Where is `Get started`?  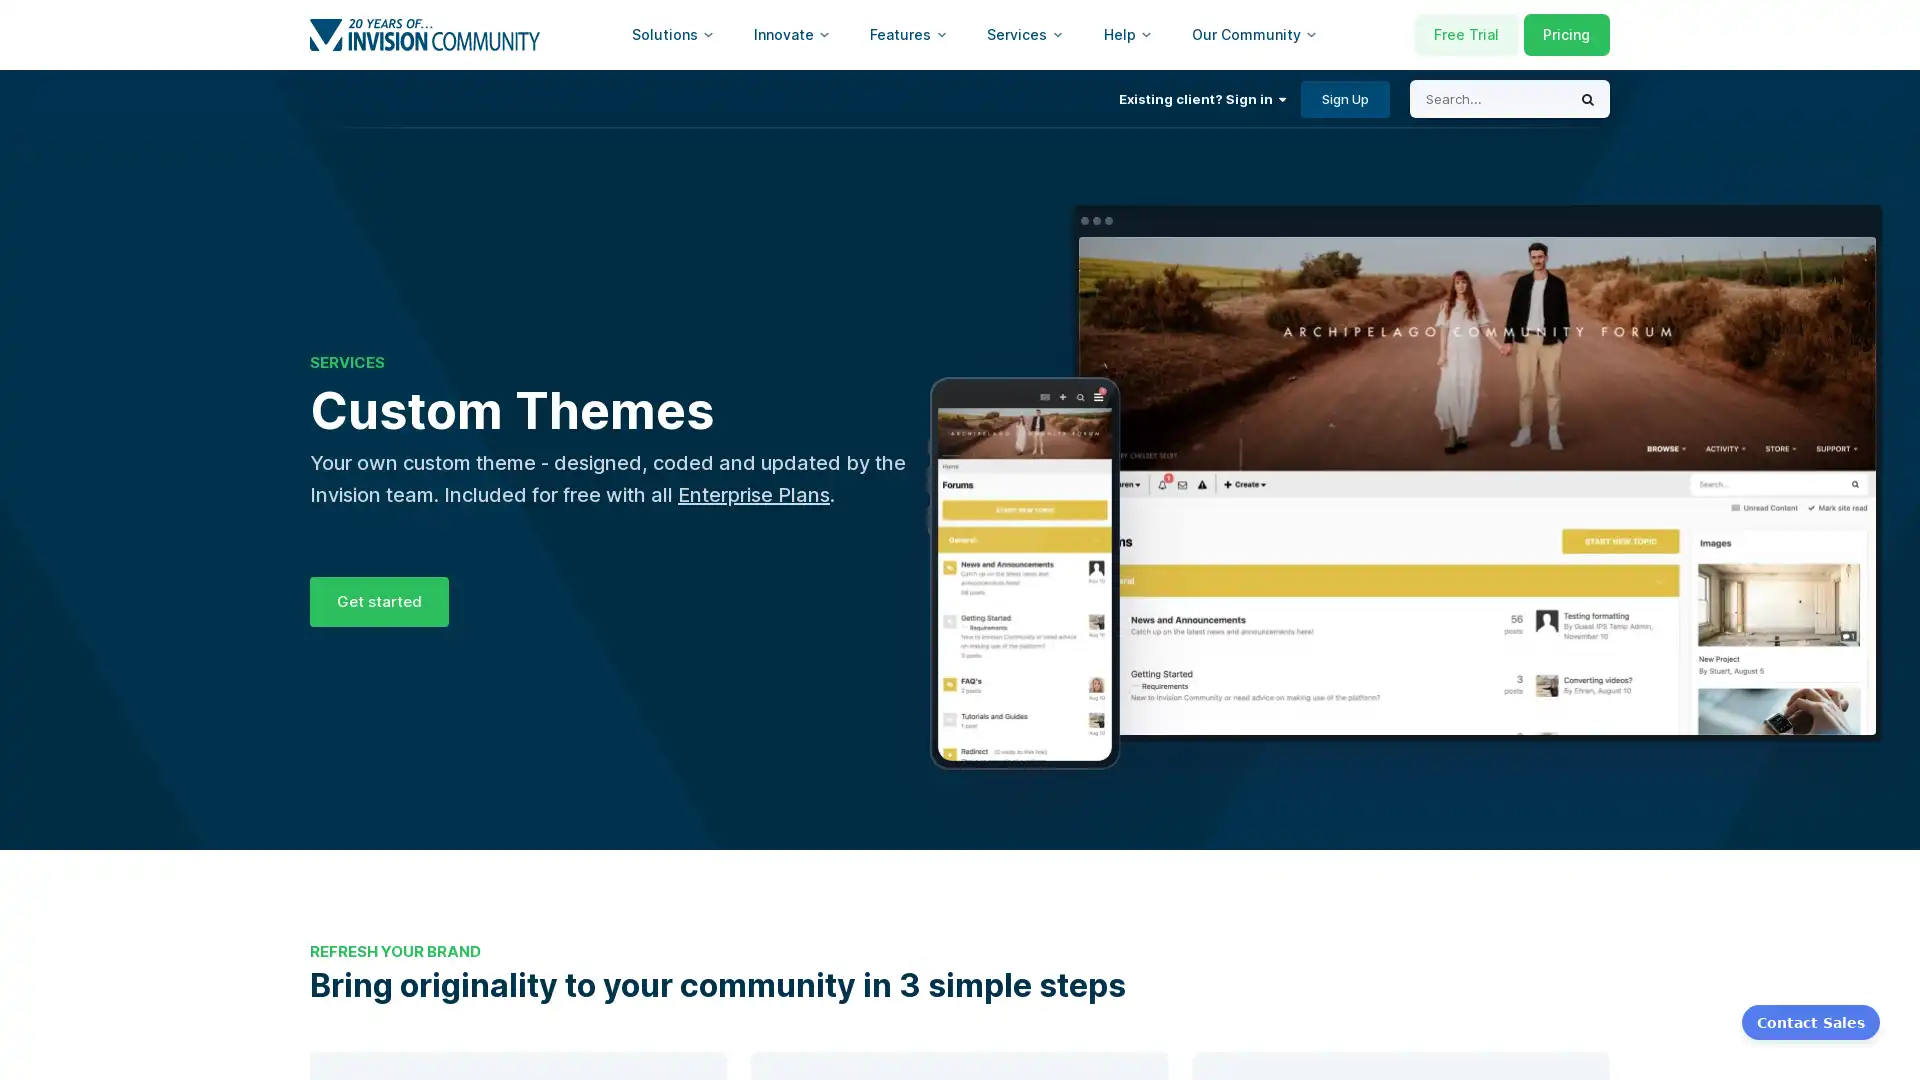 Get started is located at coordinates (379, 600).